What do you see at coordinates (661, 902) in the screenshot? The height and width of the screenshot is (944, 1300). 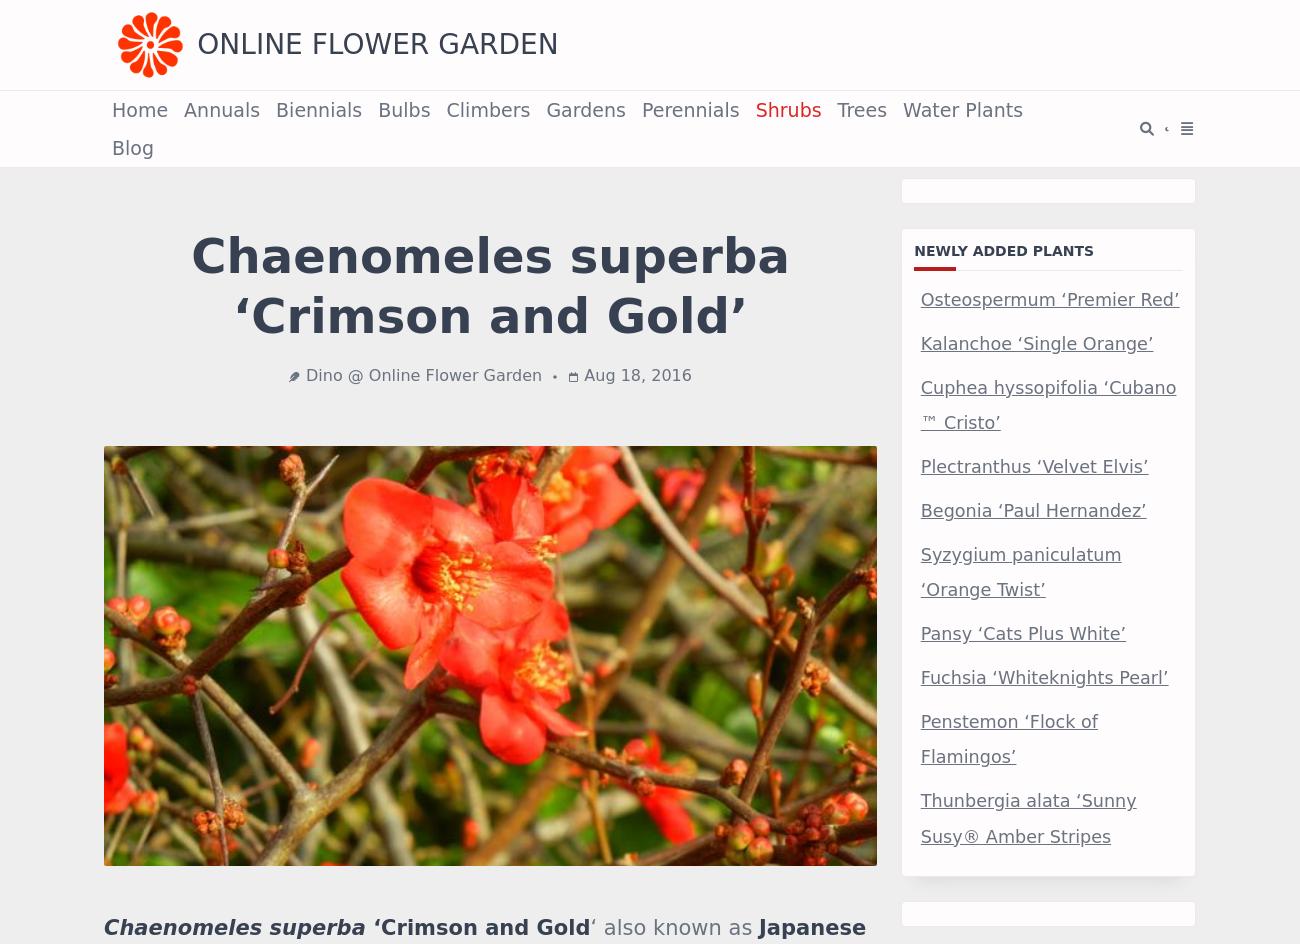 I see `'Erysimum cheiri ‘Constant Cheer’'` at bounding box center [661, 902].